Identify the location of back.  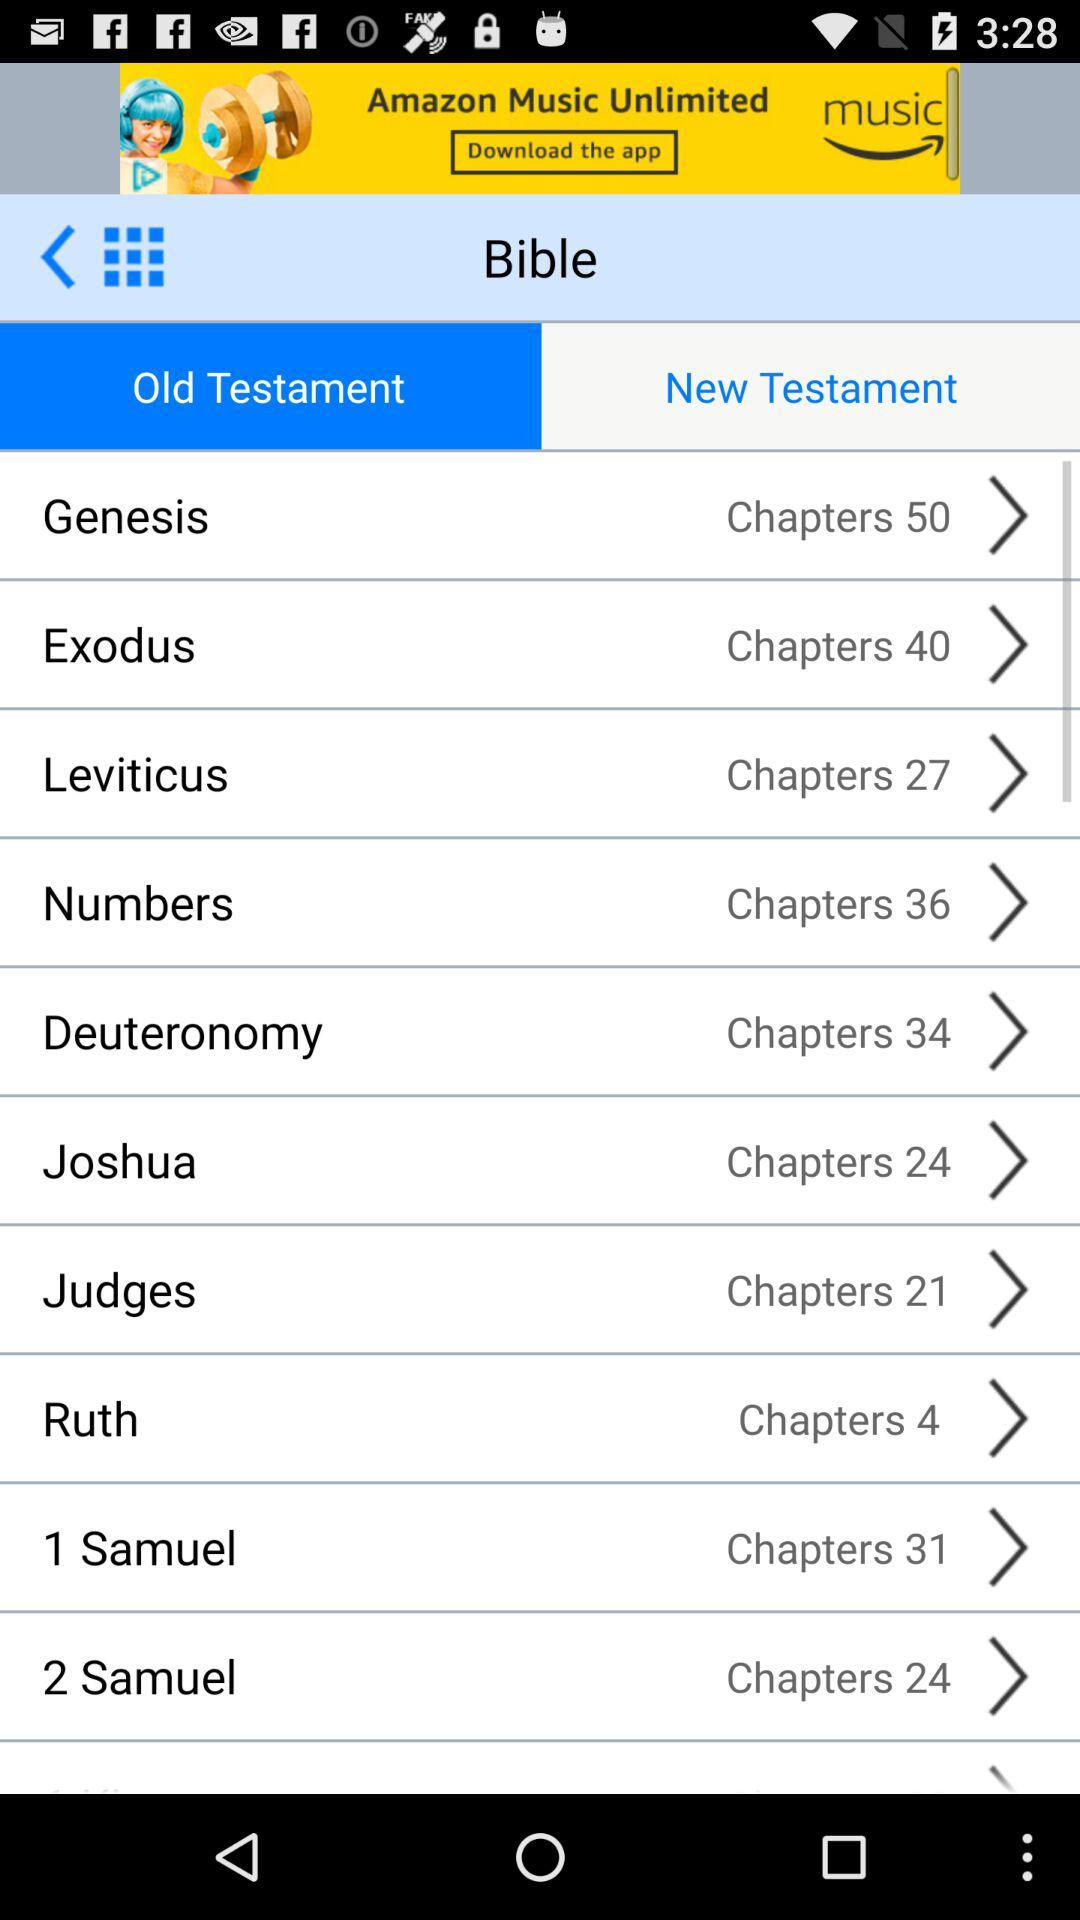
(56, 255).